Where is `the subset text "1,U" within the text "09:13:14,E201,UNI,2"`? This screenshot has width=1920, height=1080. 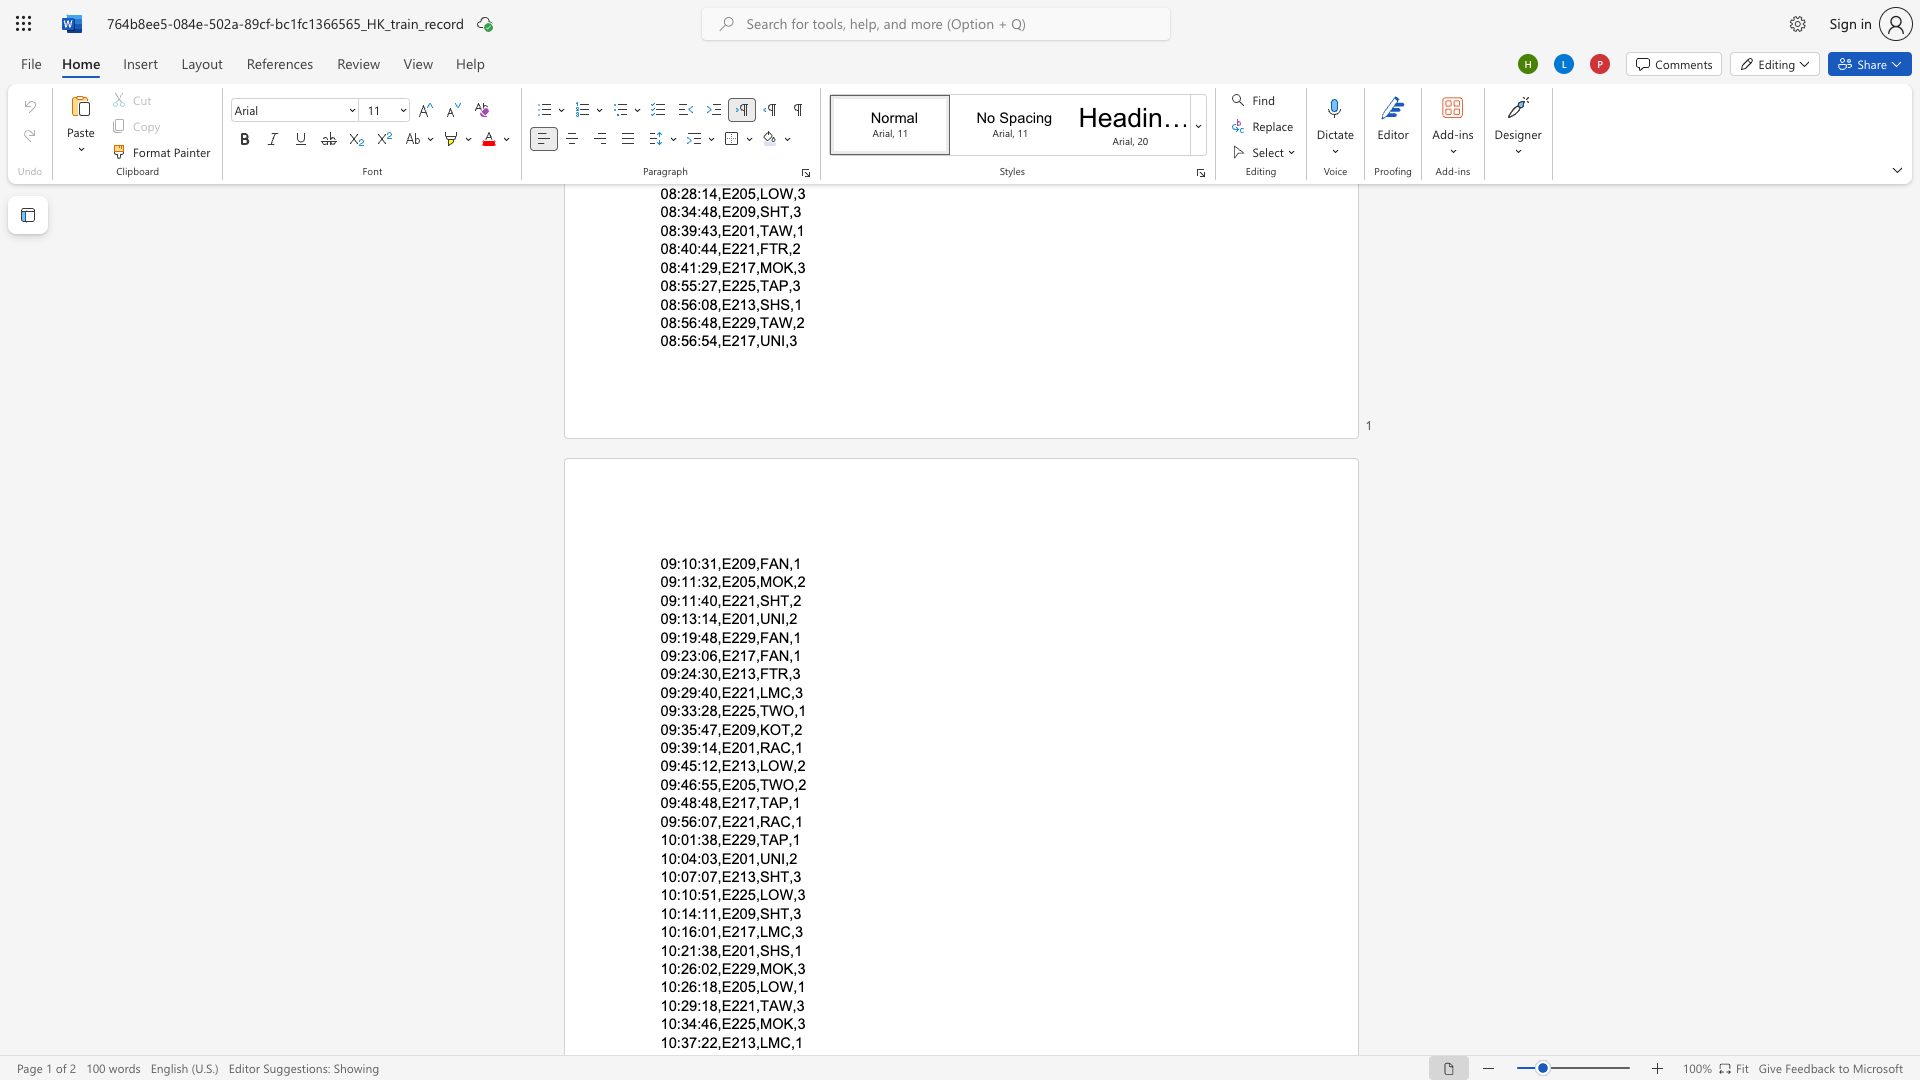
the subset text "1,U" within the text "09:13:14,E201,UNI,2" is located at coordinates (746, 618).